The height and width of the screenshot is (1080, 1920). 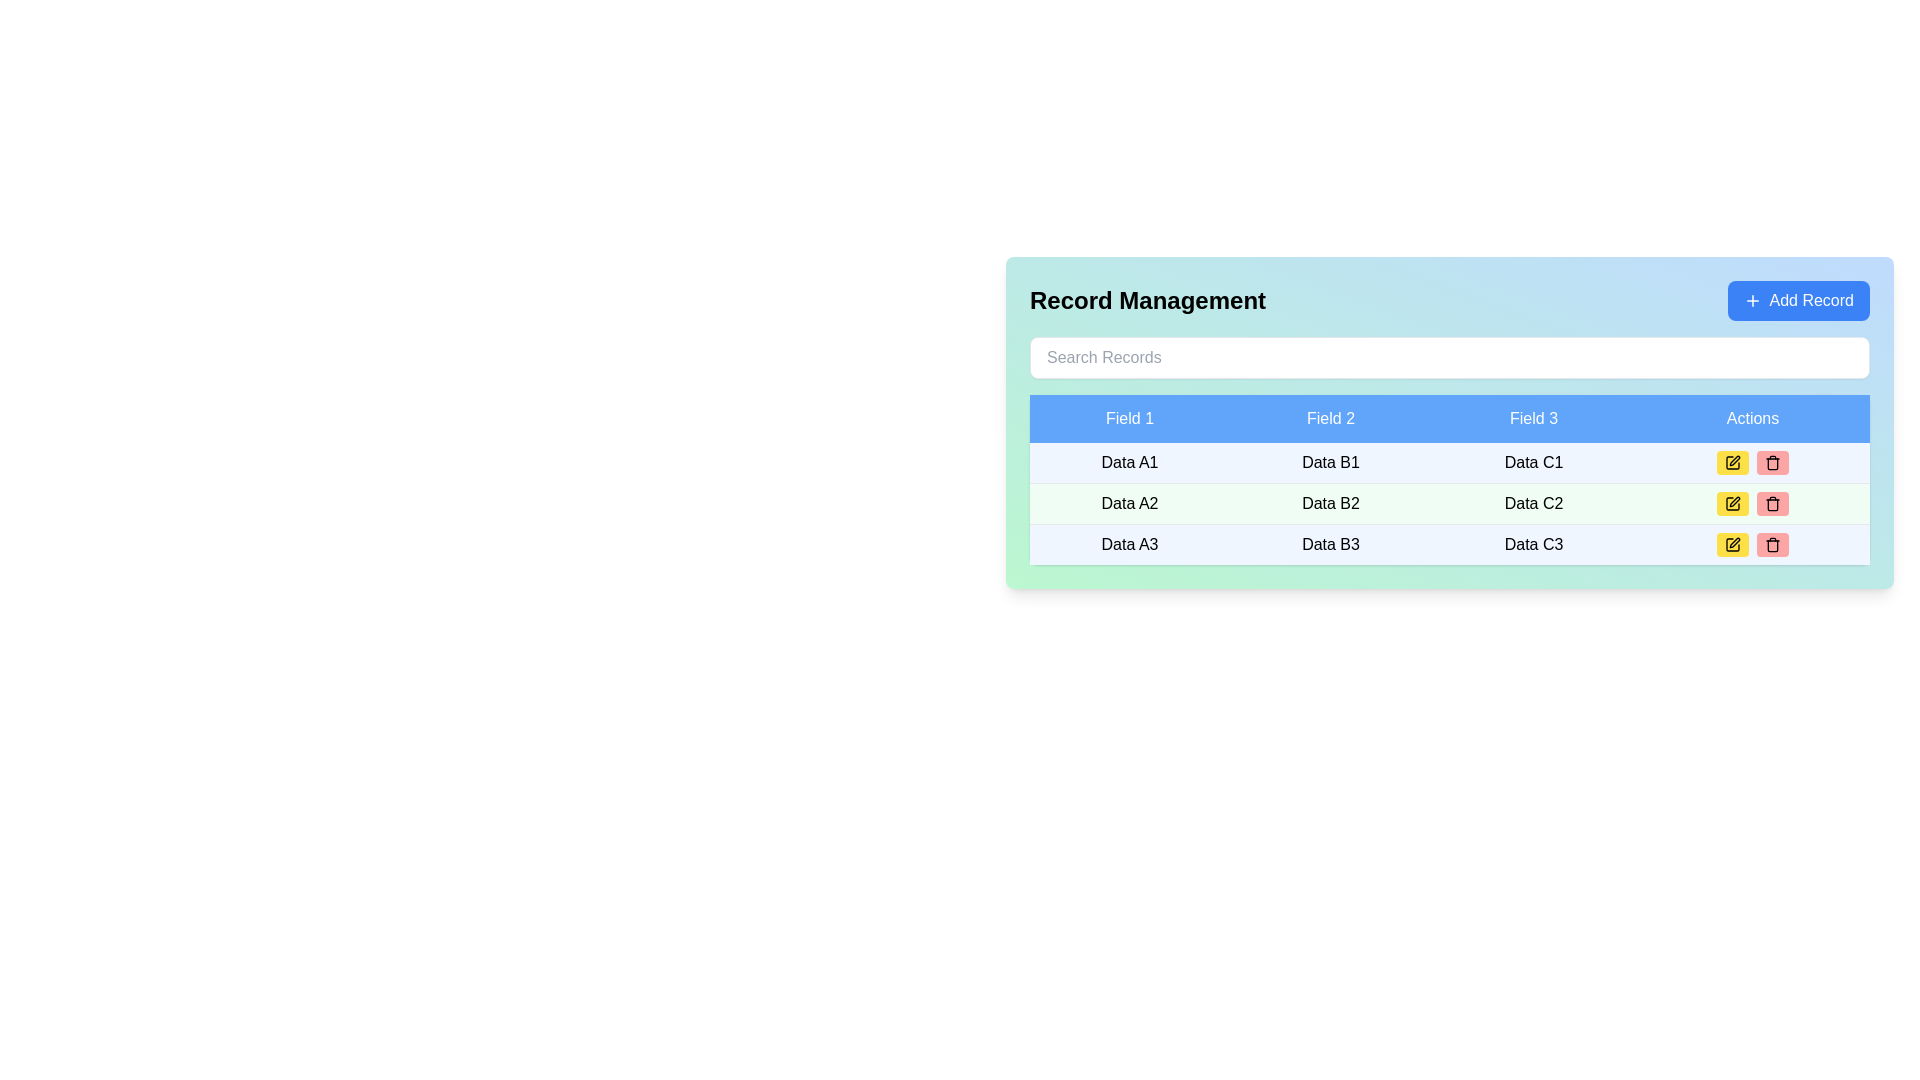 I want to click on the text label that serves as the heading or title for the section, positioned to the left of the 'Add Record' button, so click(x=1147, y=300).